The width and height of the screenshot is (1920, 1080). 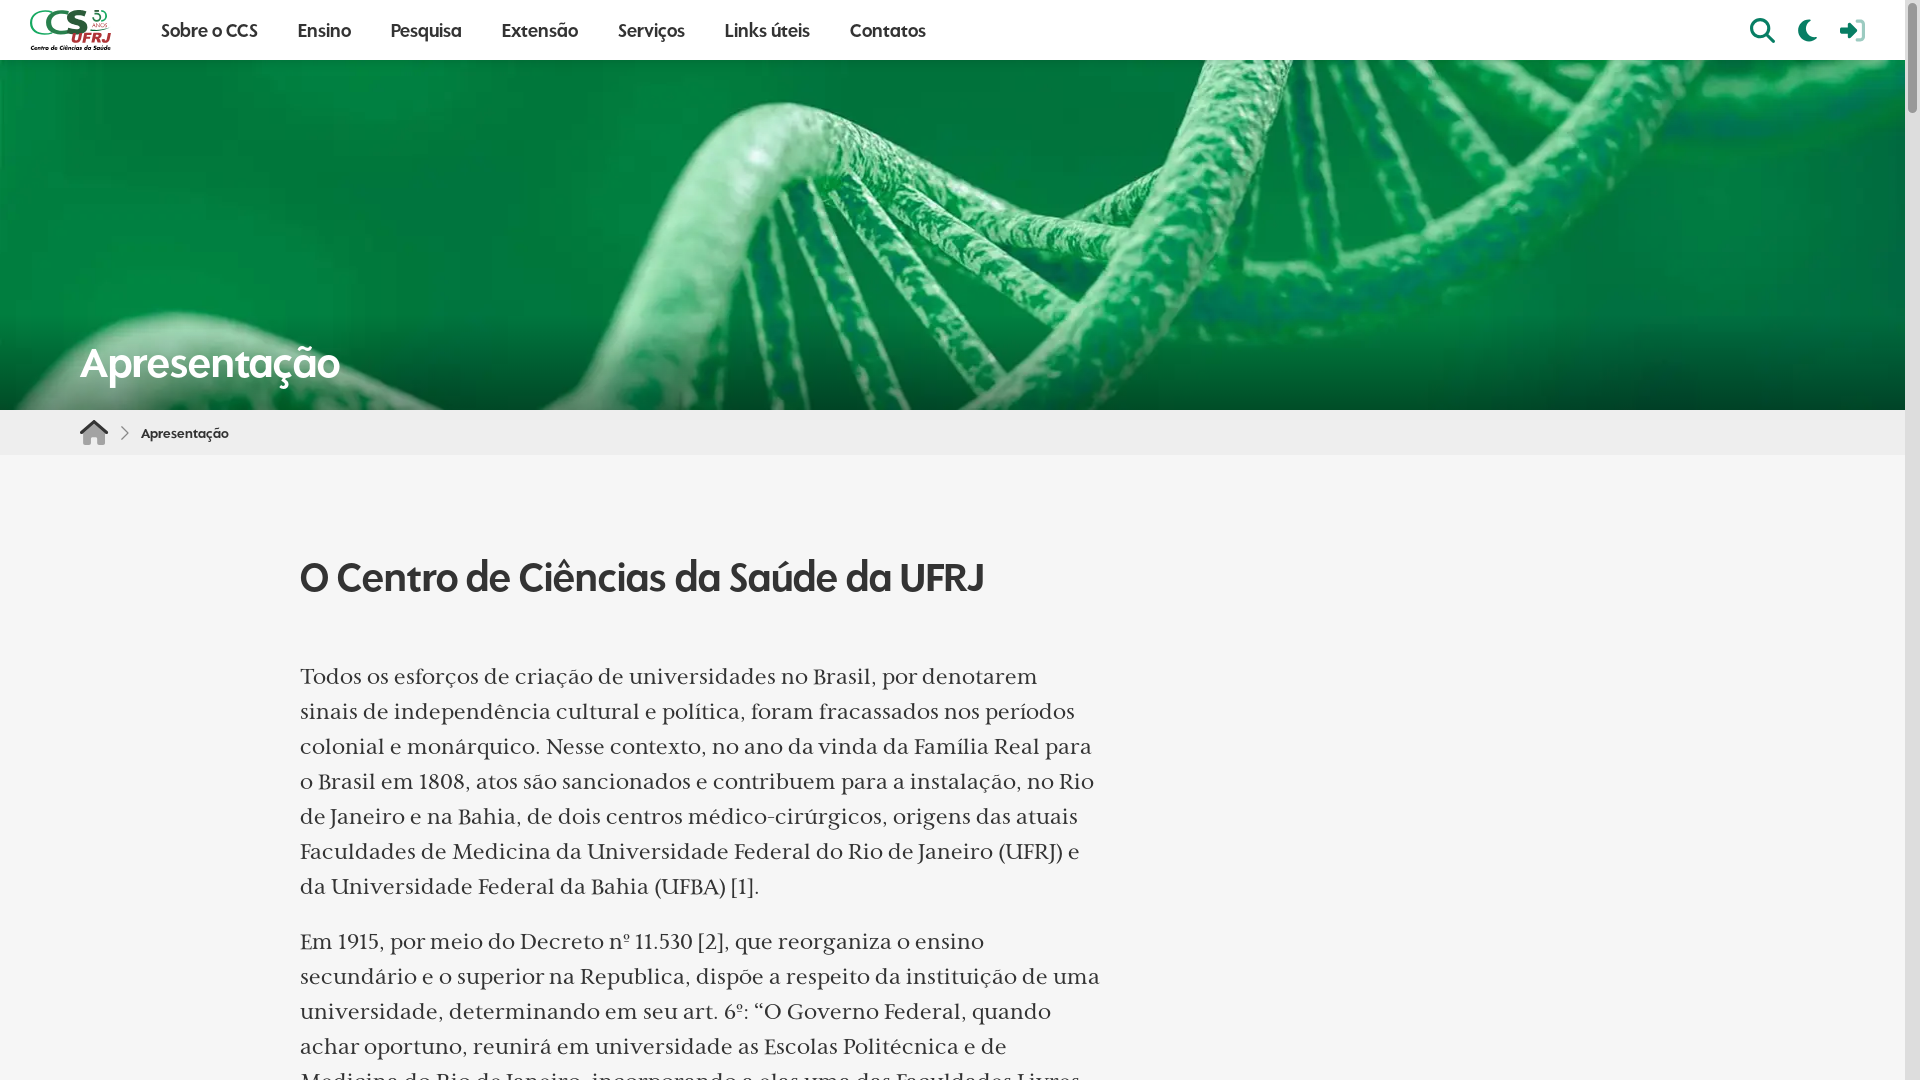 What do you see at coordinates (887, 30) in the screenshot?
I see `'Contatos'` at bounding box center [887, 30].